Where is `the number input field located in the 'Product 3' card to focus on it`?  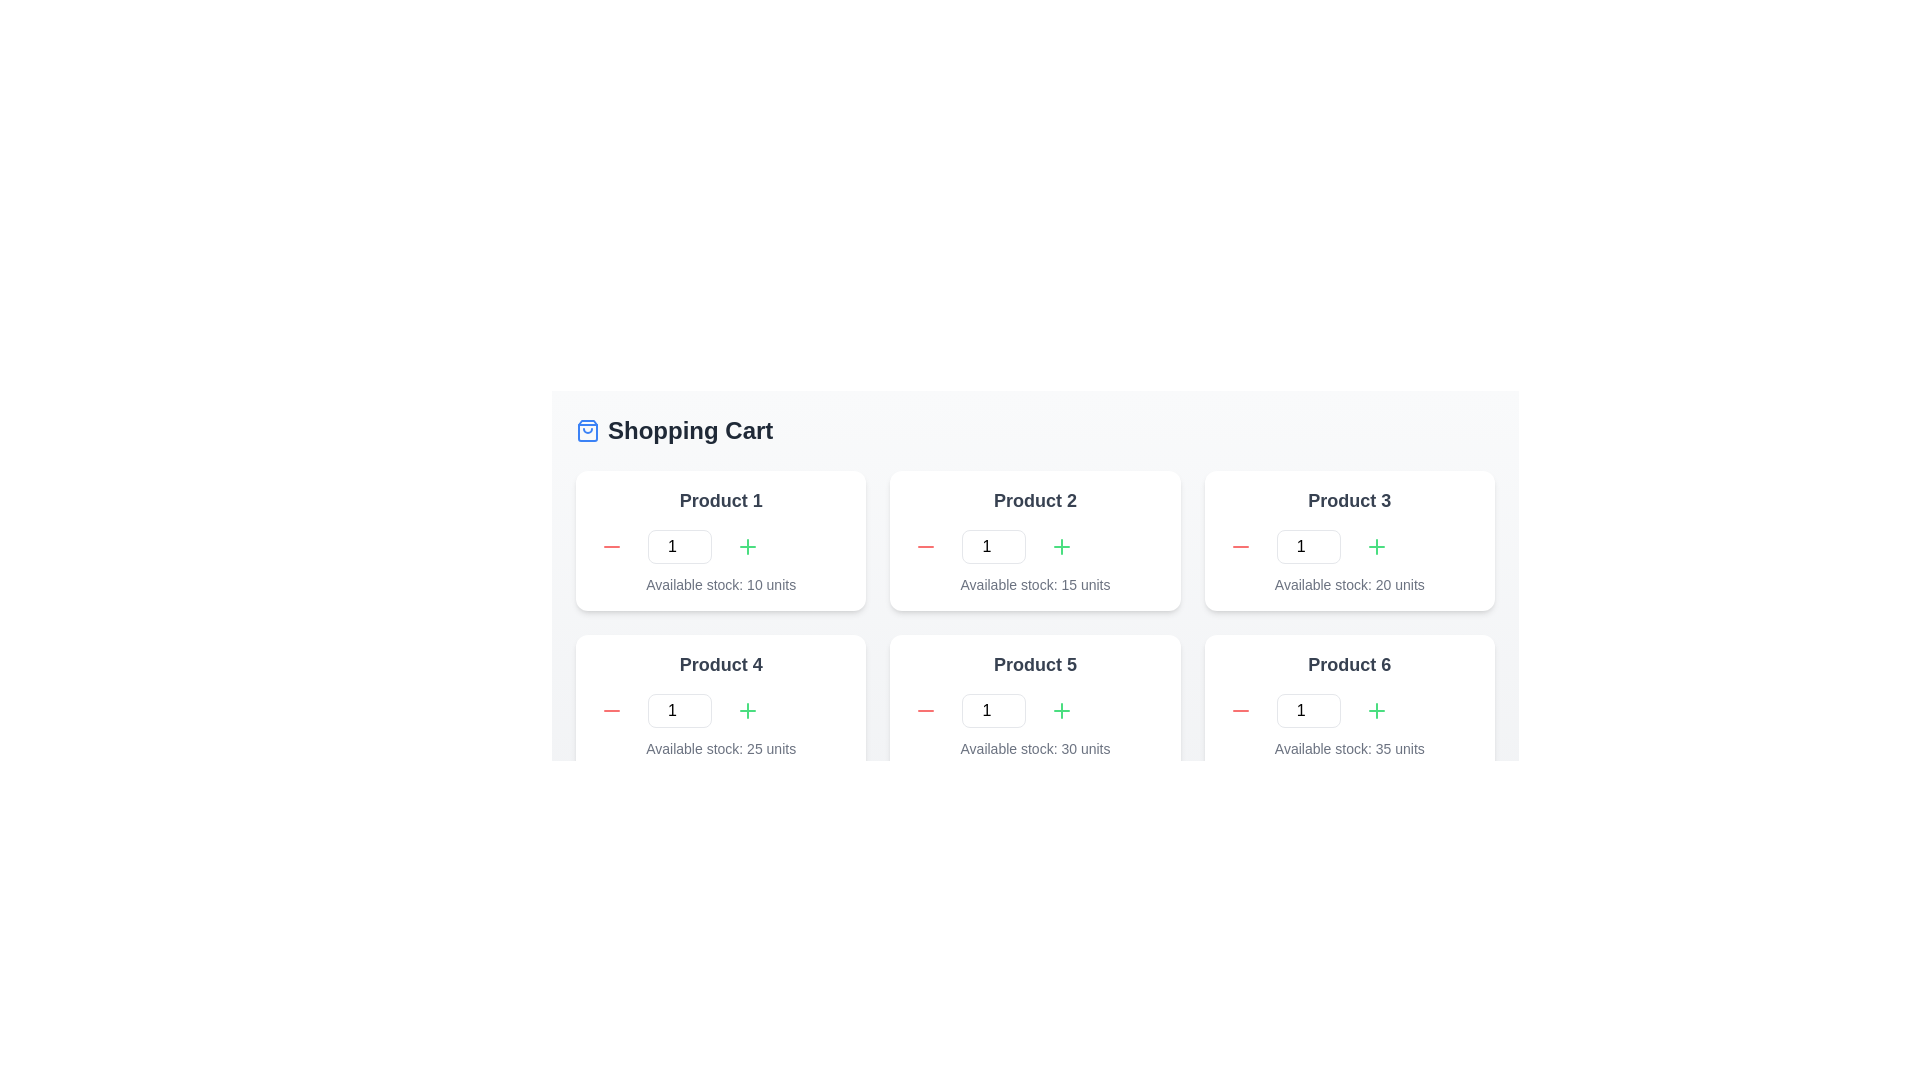
the number input field located in the 'Product 3' card to focus on it is located at coordinates (1308, 547).